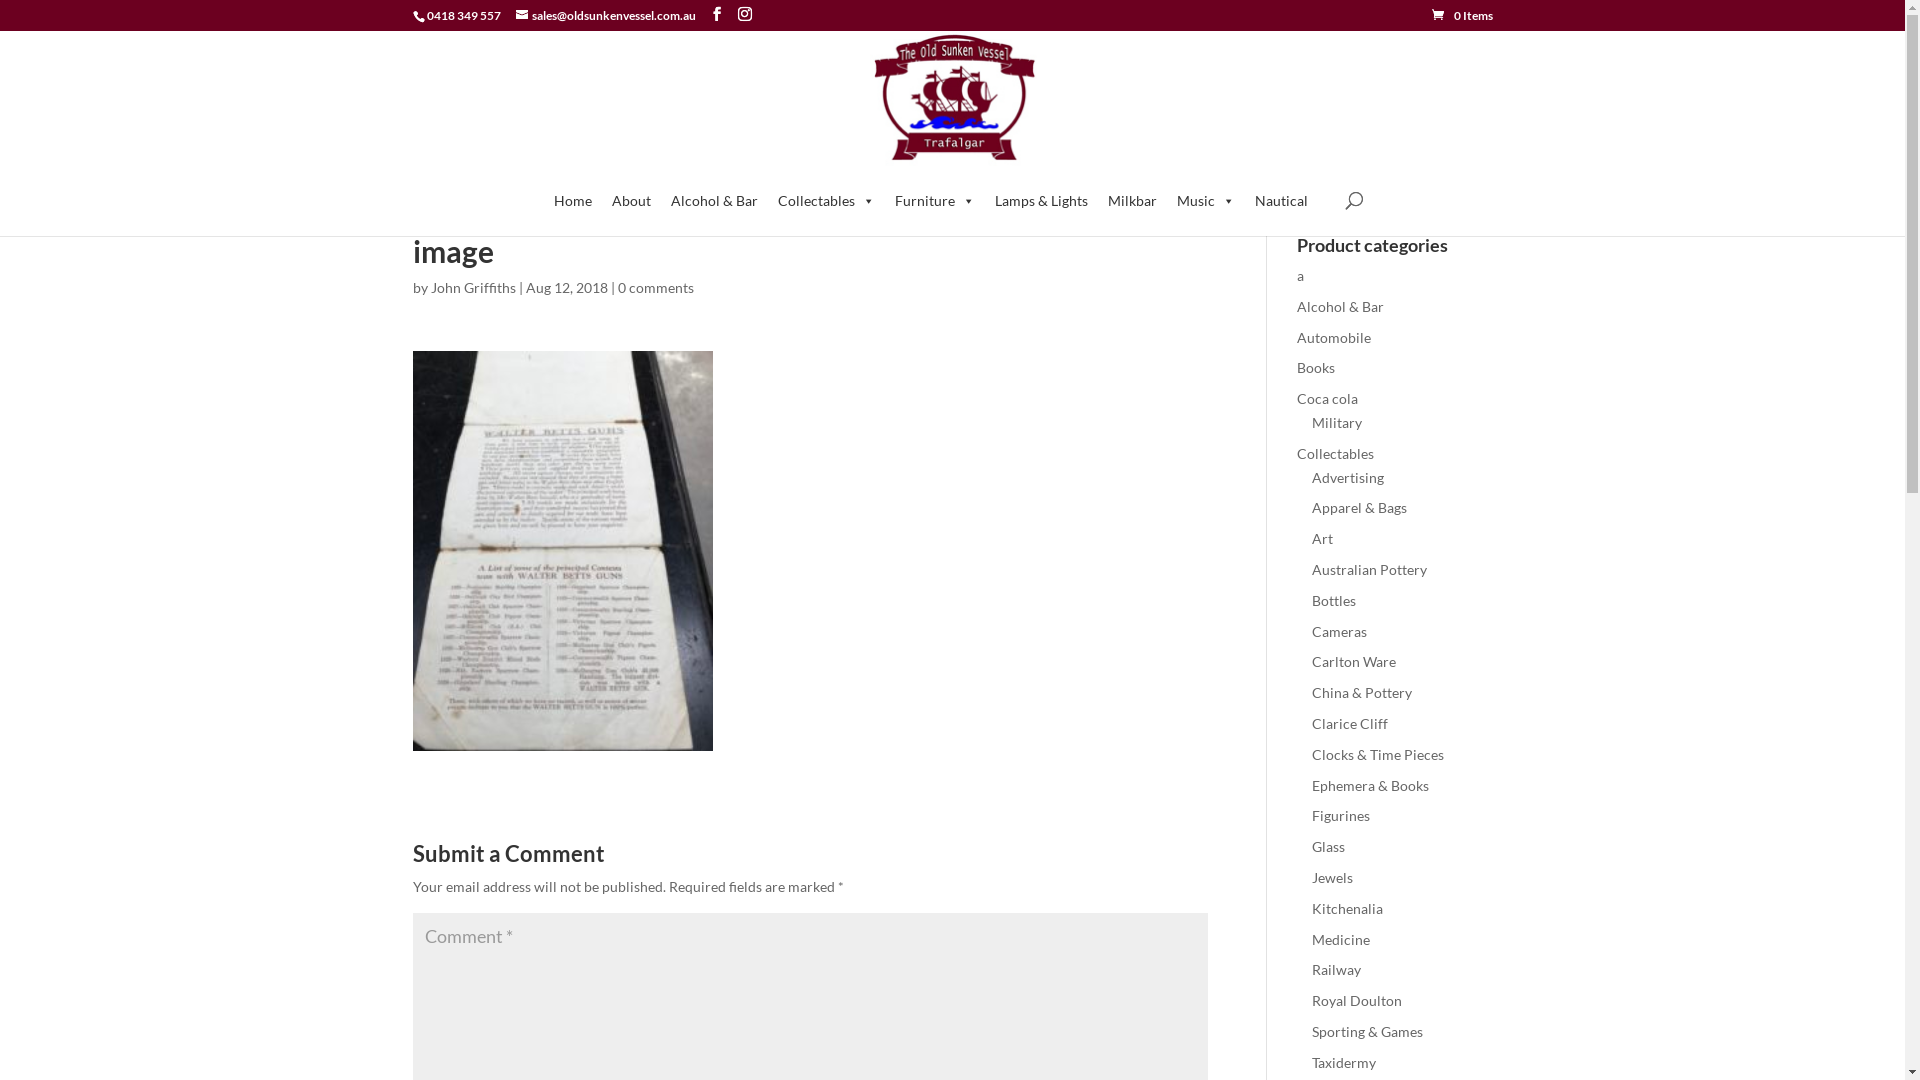  Describe the element at coordinates (1347, 908) in the screenshot. I see `'Kitchenalia'` at that location.